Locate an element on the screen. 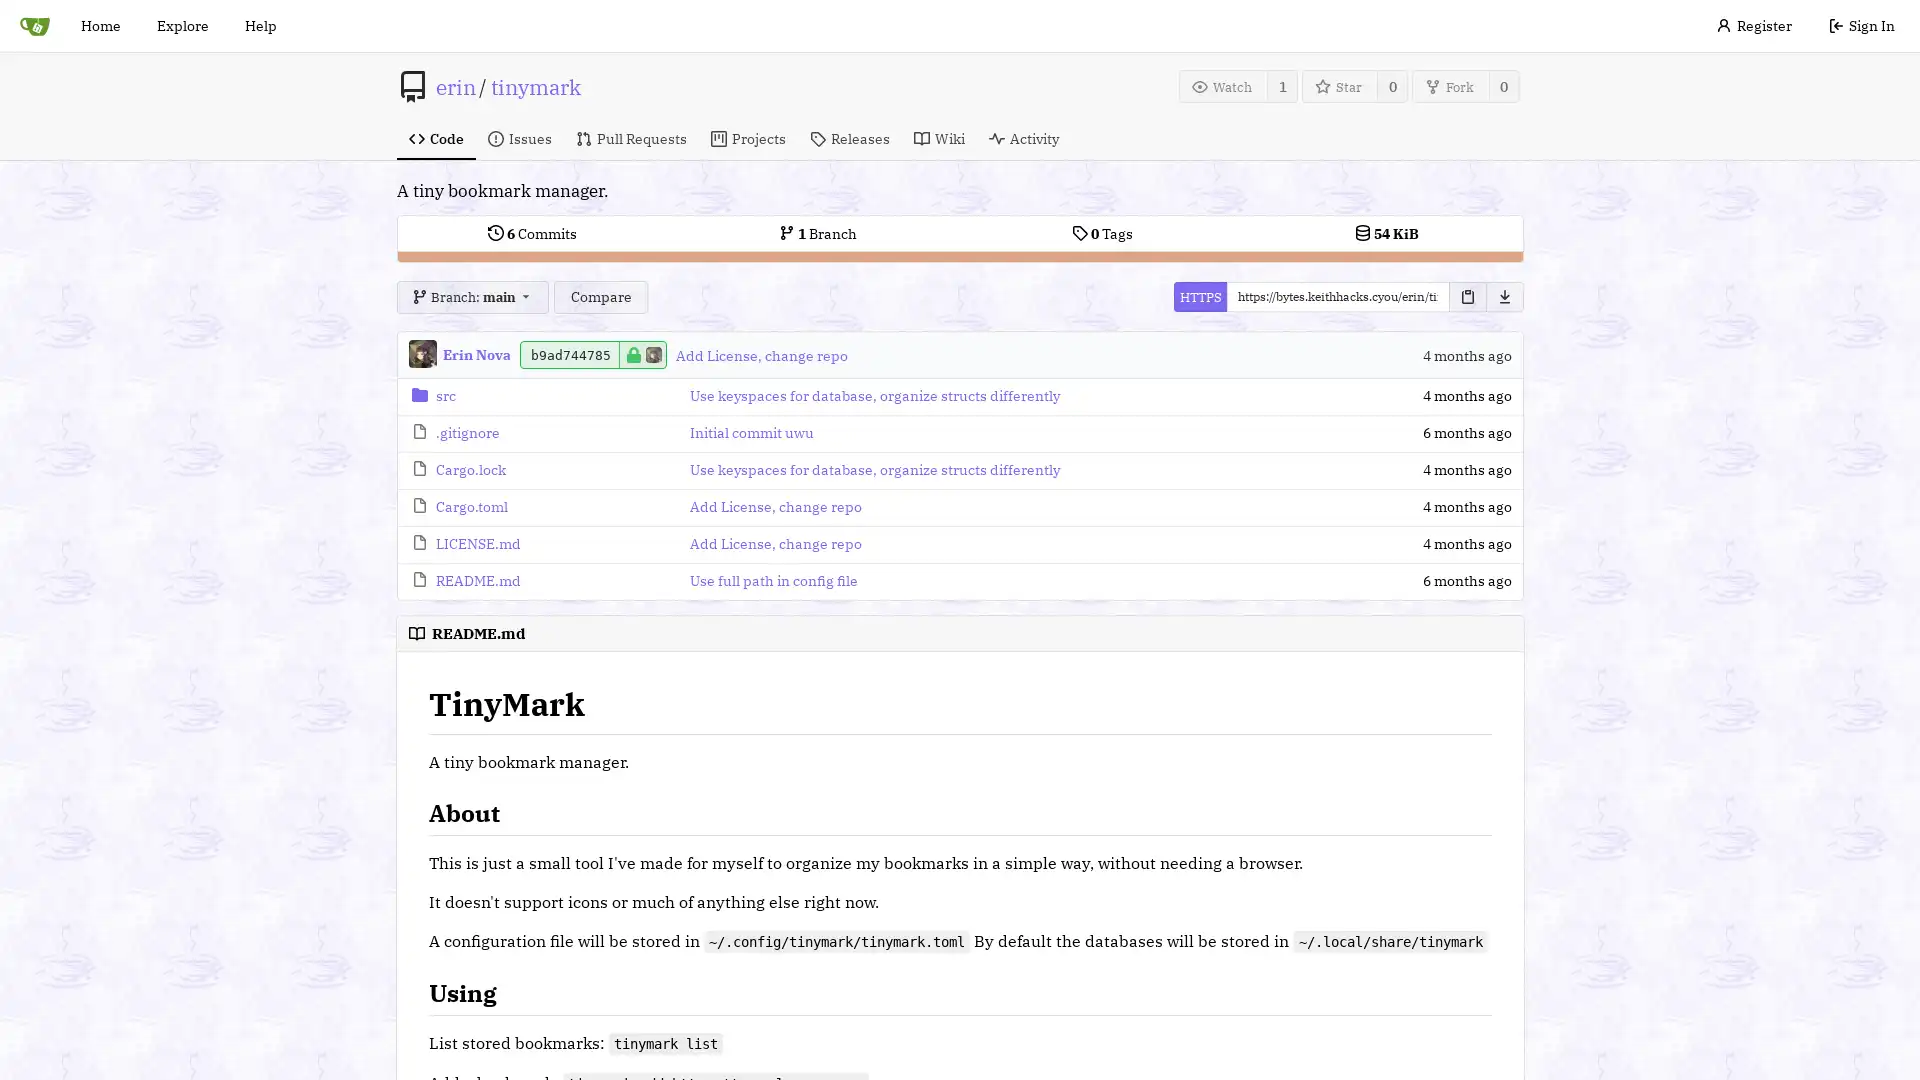  Watch is located at coordinates (1222, 85).